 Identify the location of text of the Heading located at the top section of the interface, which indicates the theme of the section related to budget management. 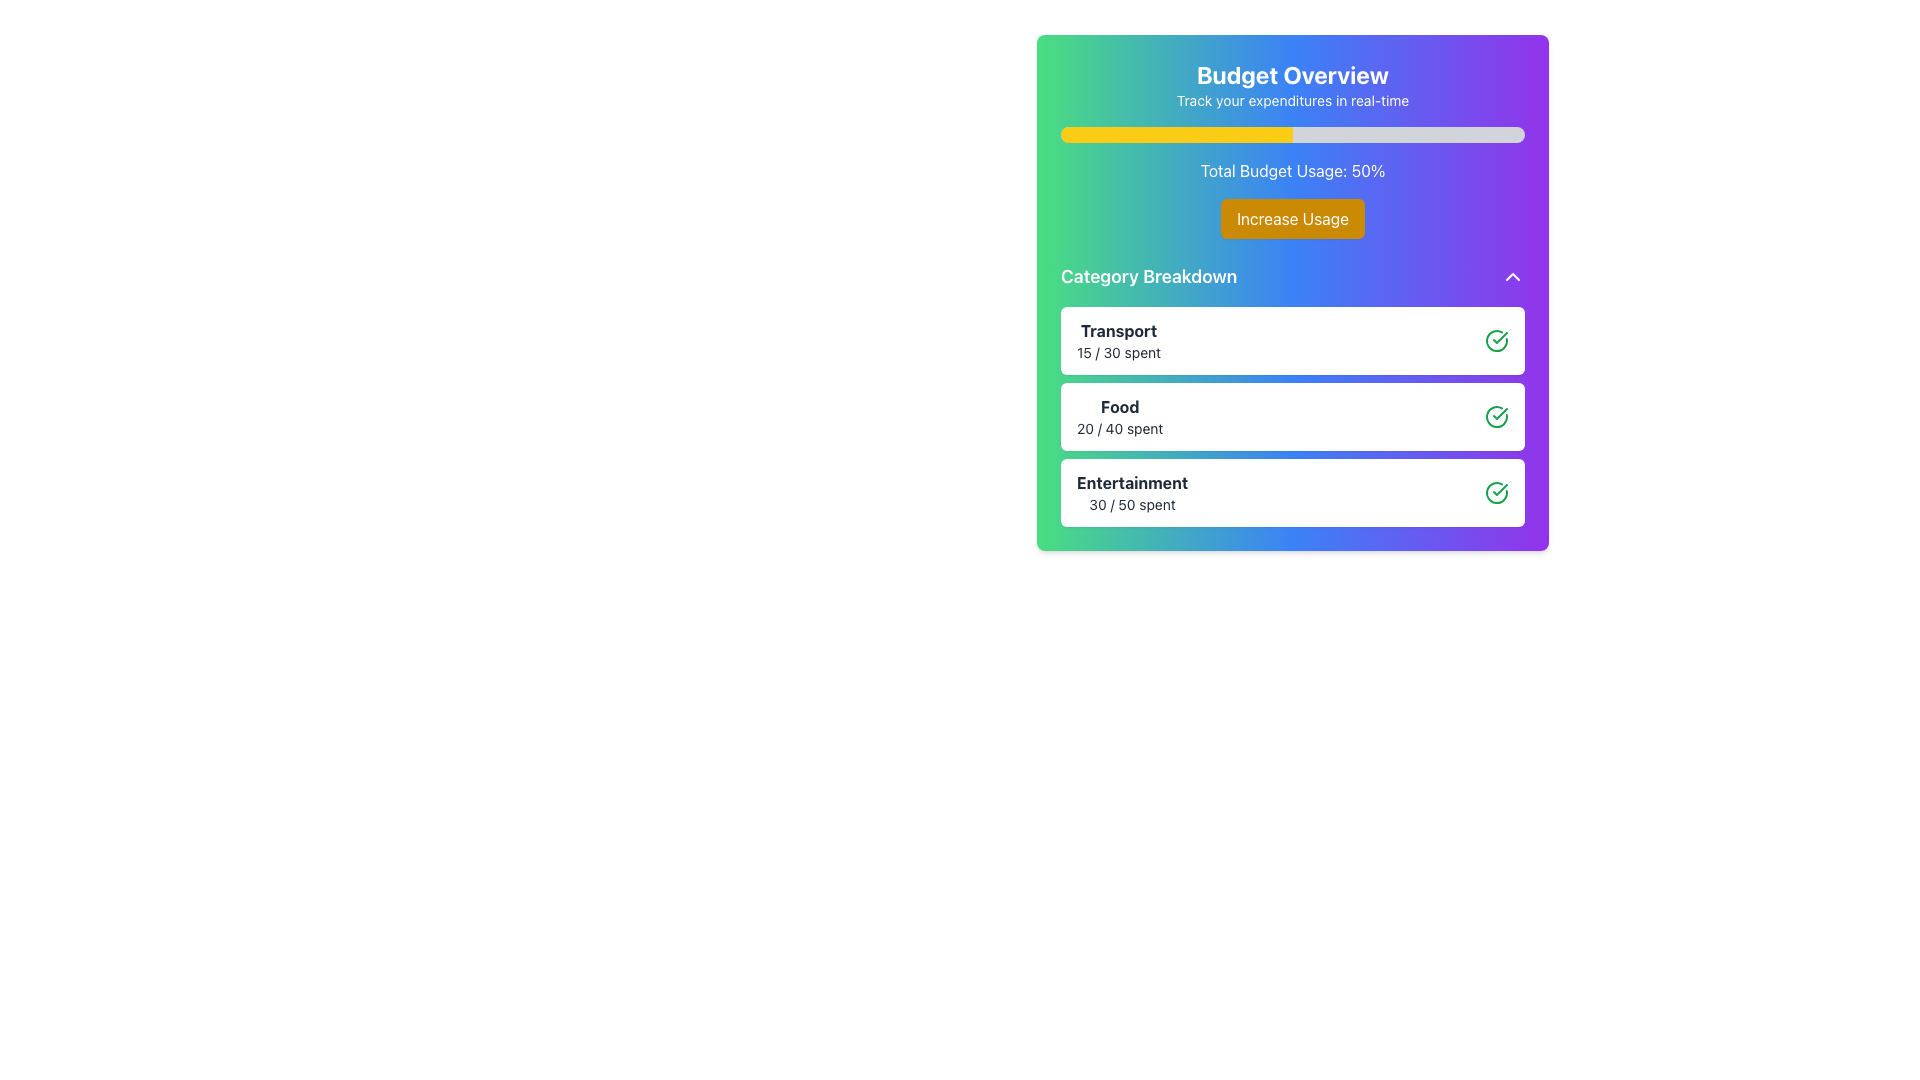
(1292, 73).